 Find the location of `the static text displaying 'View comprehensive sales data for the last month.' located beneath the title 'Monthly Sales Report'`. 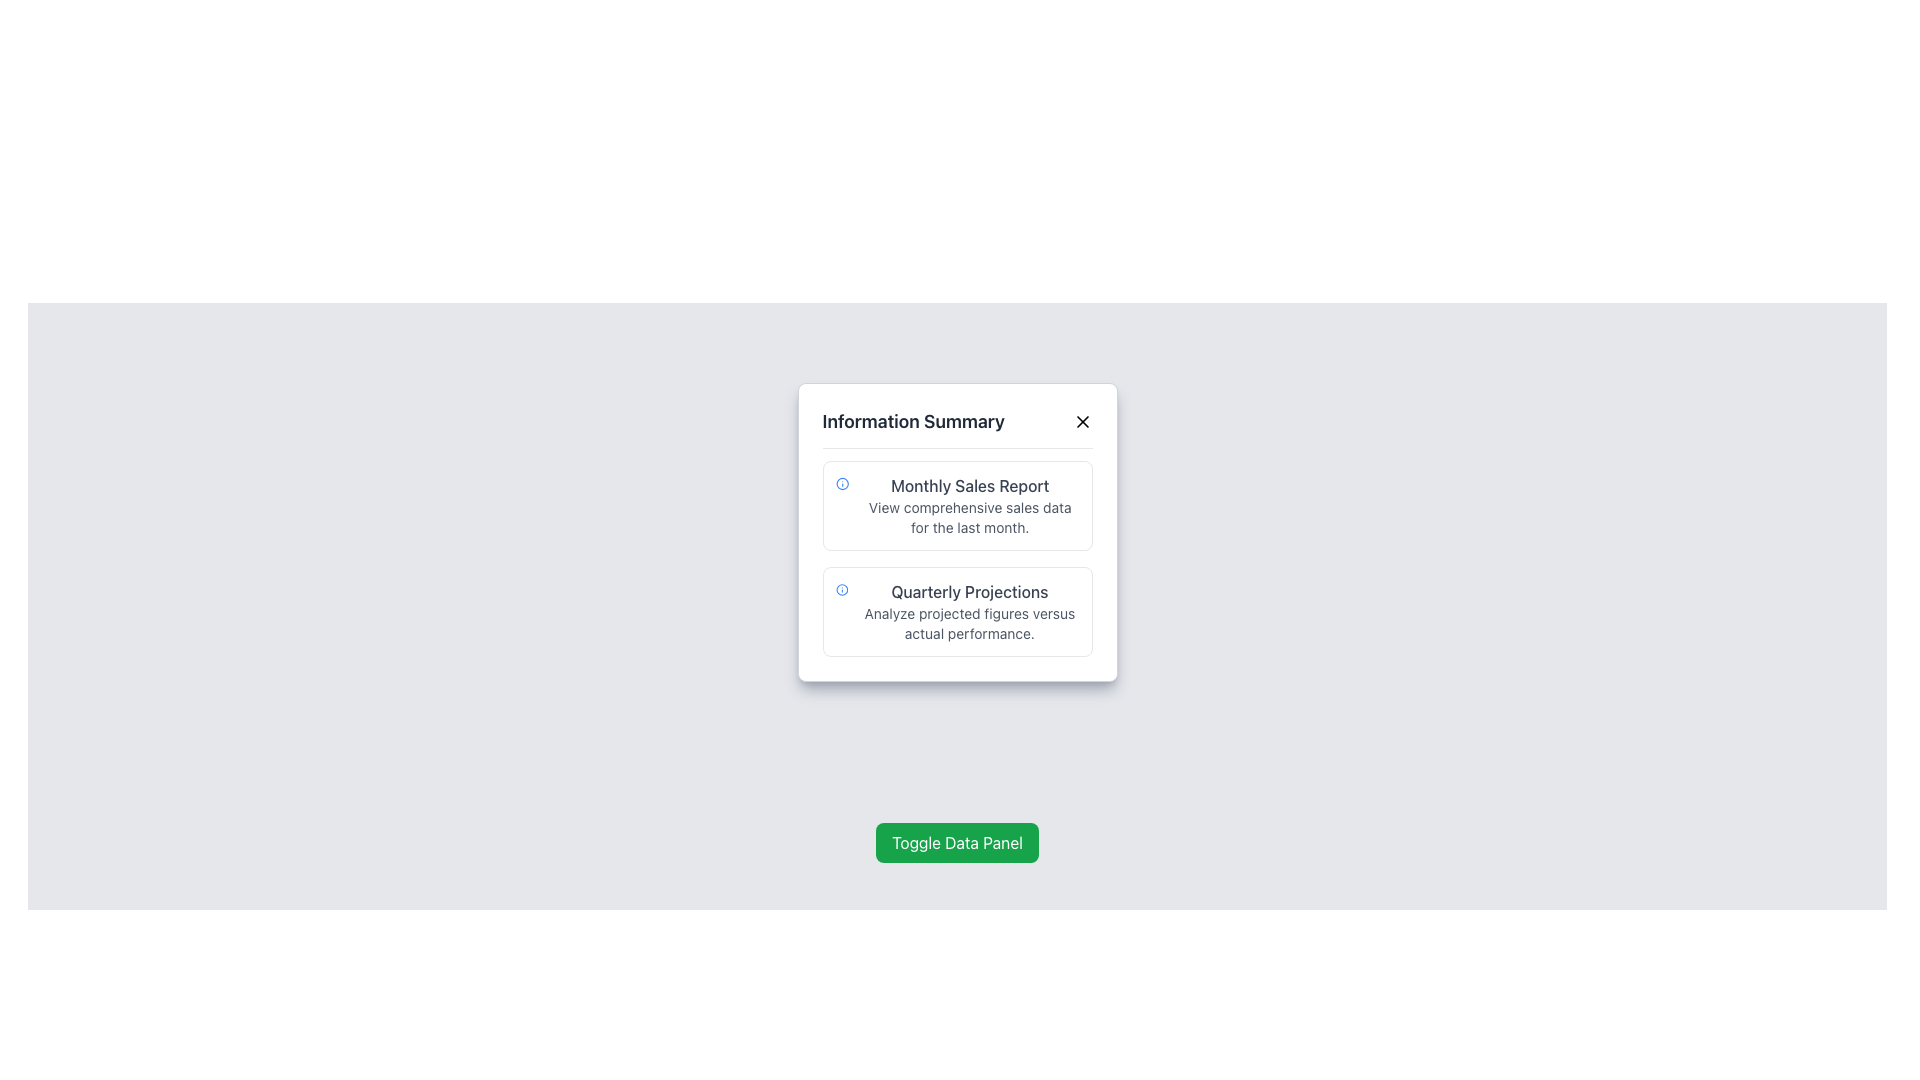

the static text displaying 'View comprehensive sales data for the last month.' located beneath the title 'Monthly Sales Report' is located at coordinates (970, 516).